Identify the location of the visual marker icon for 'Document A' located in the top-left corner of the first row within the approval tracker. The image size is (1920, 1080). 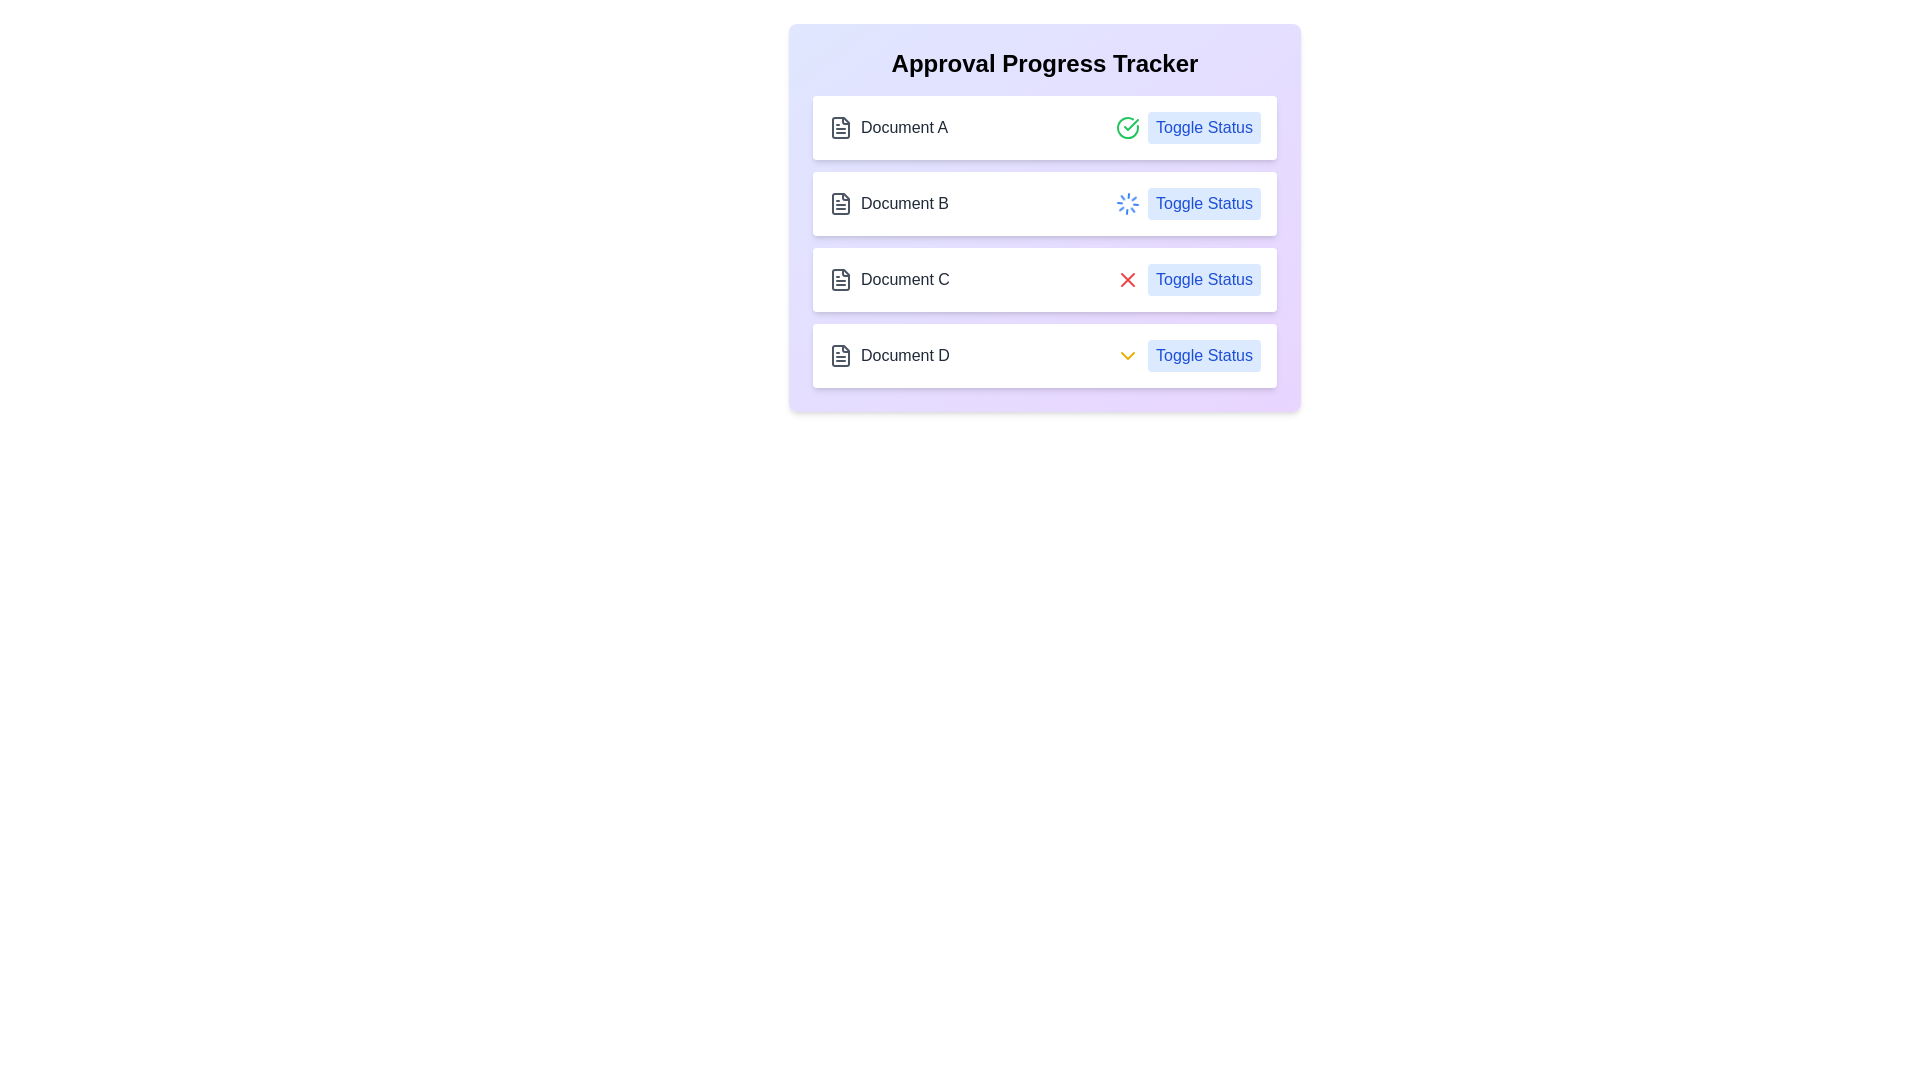
(840, 127).